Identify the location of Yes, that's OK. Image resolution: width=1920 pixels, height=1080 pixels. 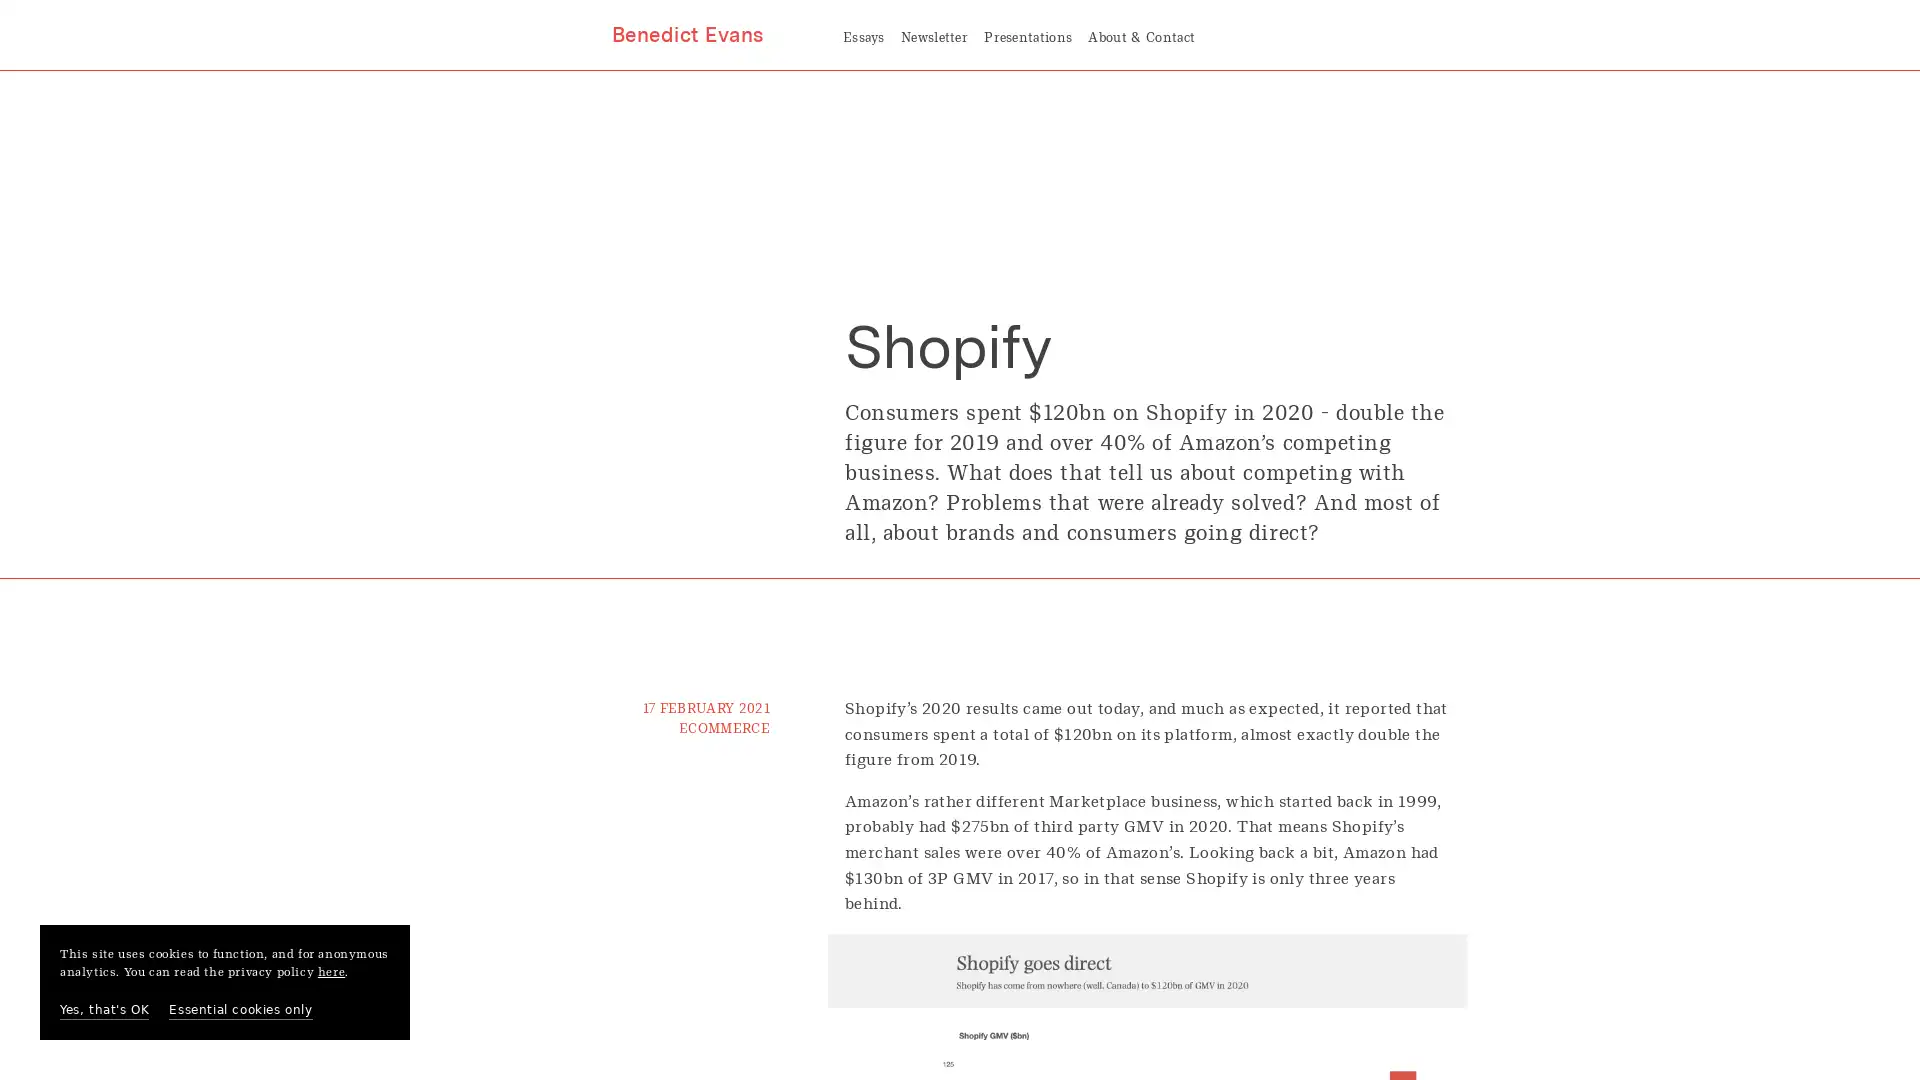
(103, 1010).